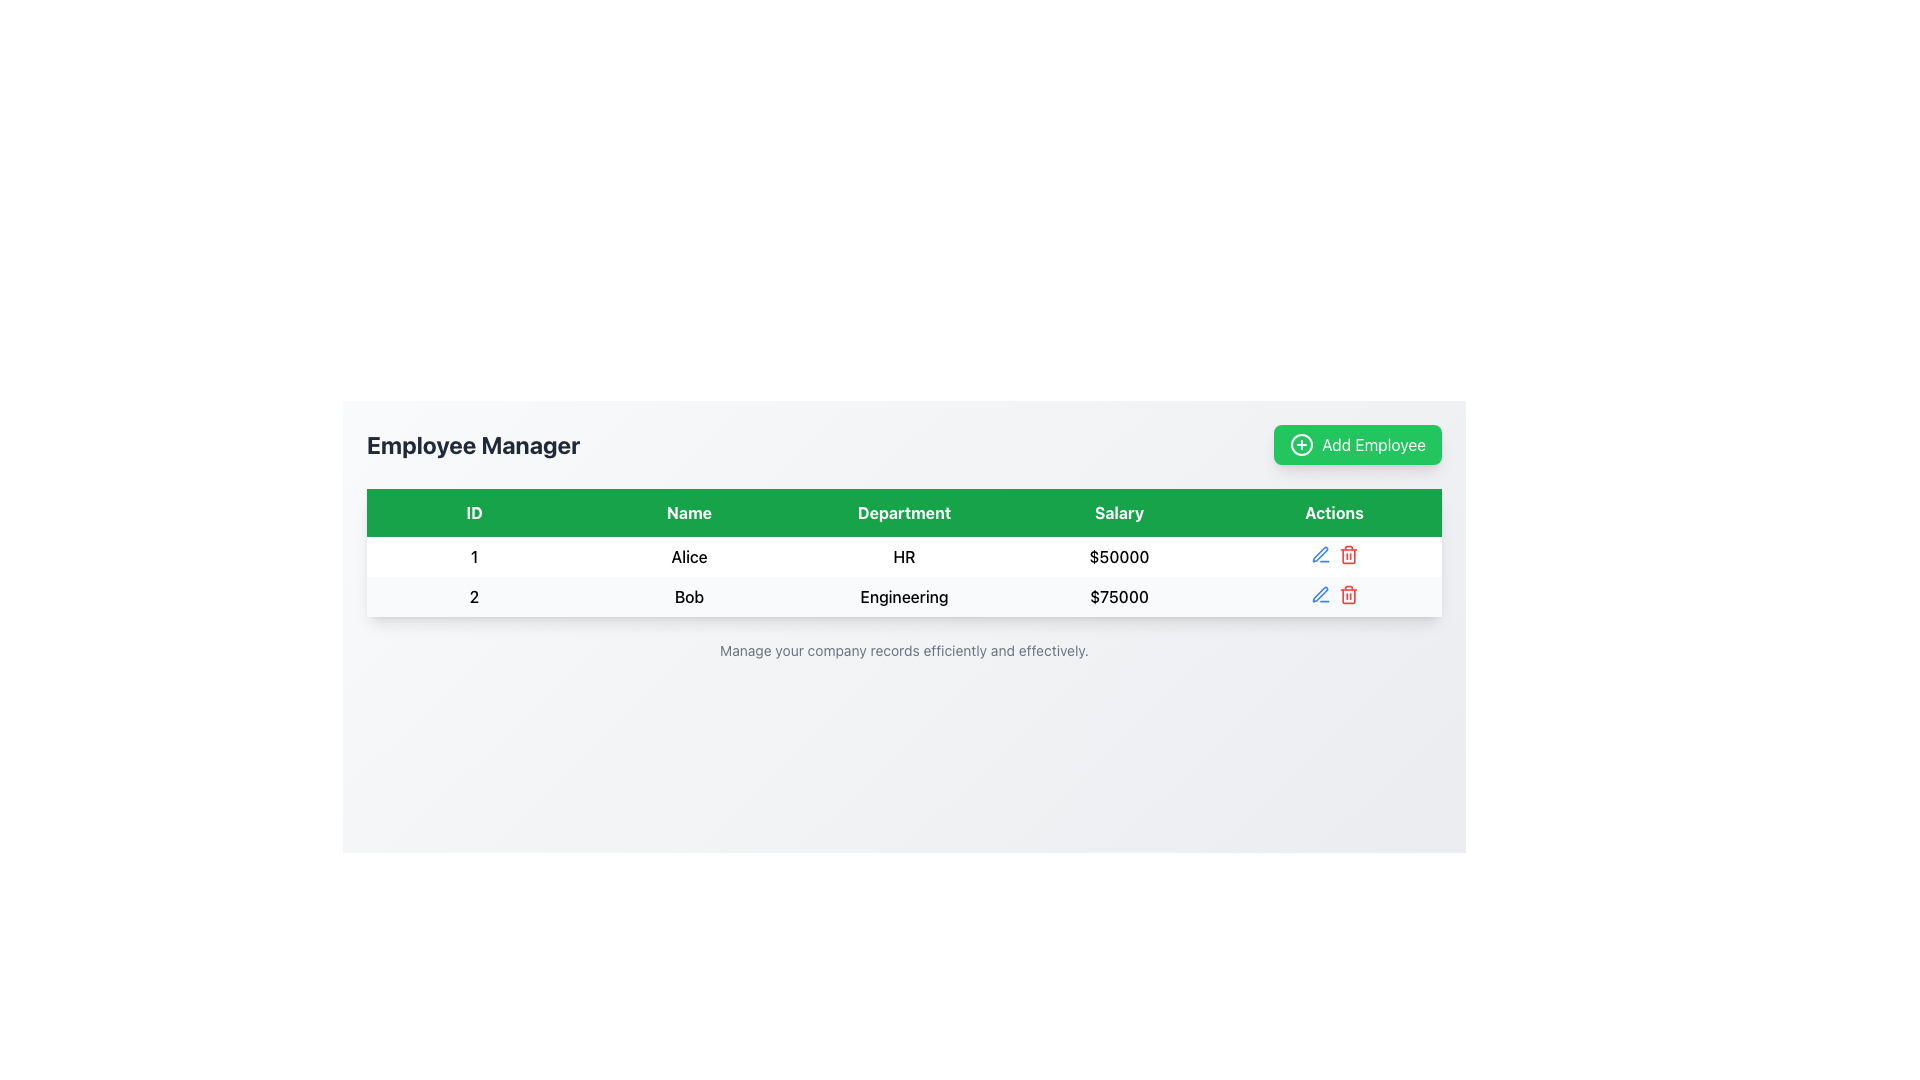  What do you see at coordinates (903, 556) in the screenshot?
I see `the Table Cell containing the text 'HR', which is styled in a sans-serif font and is part of the 'Department' column for the employee named 'Alice'` at bounding box center [903, 556].